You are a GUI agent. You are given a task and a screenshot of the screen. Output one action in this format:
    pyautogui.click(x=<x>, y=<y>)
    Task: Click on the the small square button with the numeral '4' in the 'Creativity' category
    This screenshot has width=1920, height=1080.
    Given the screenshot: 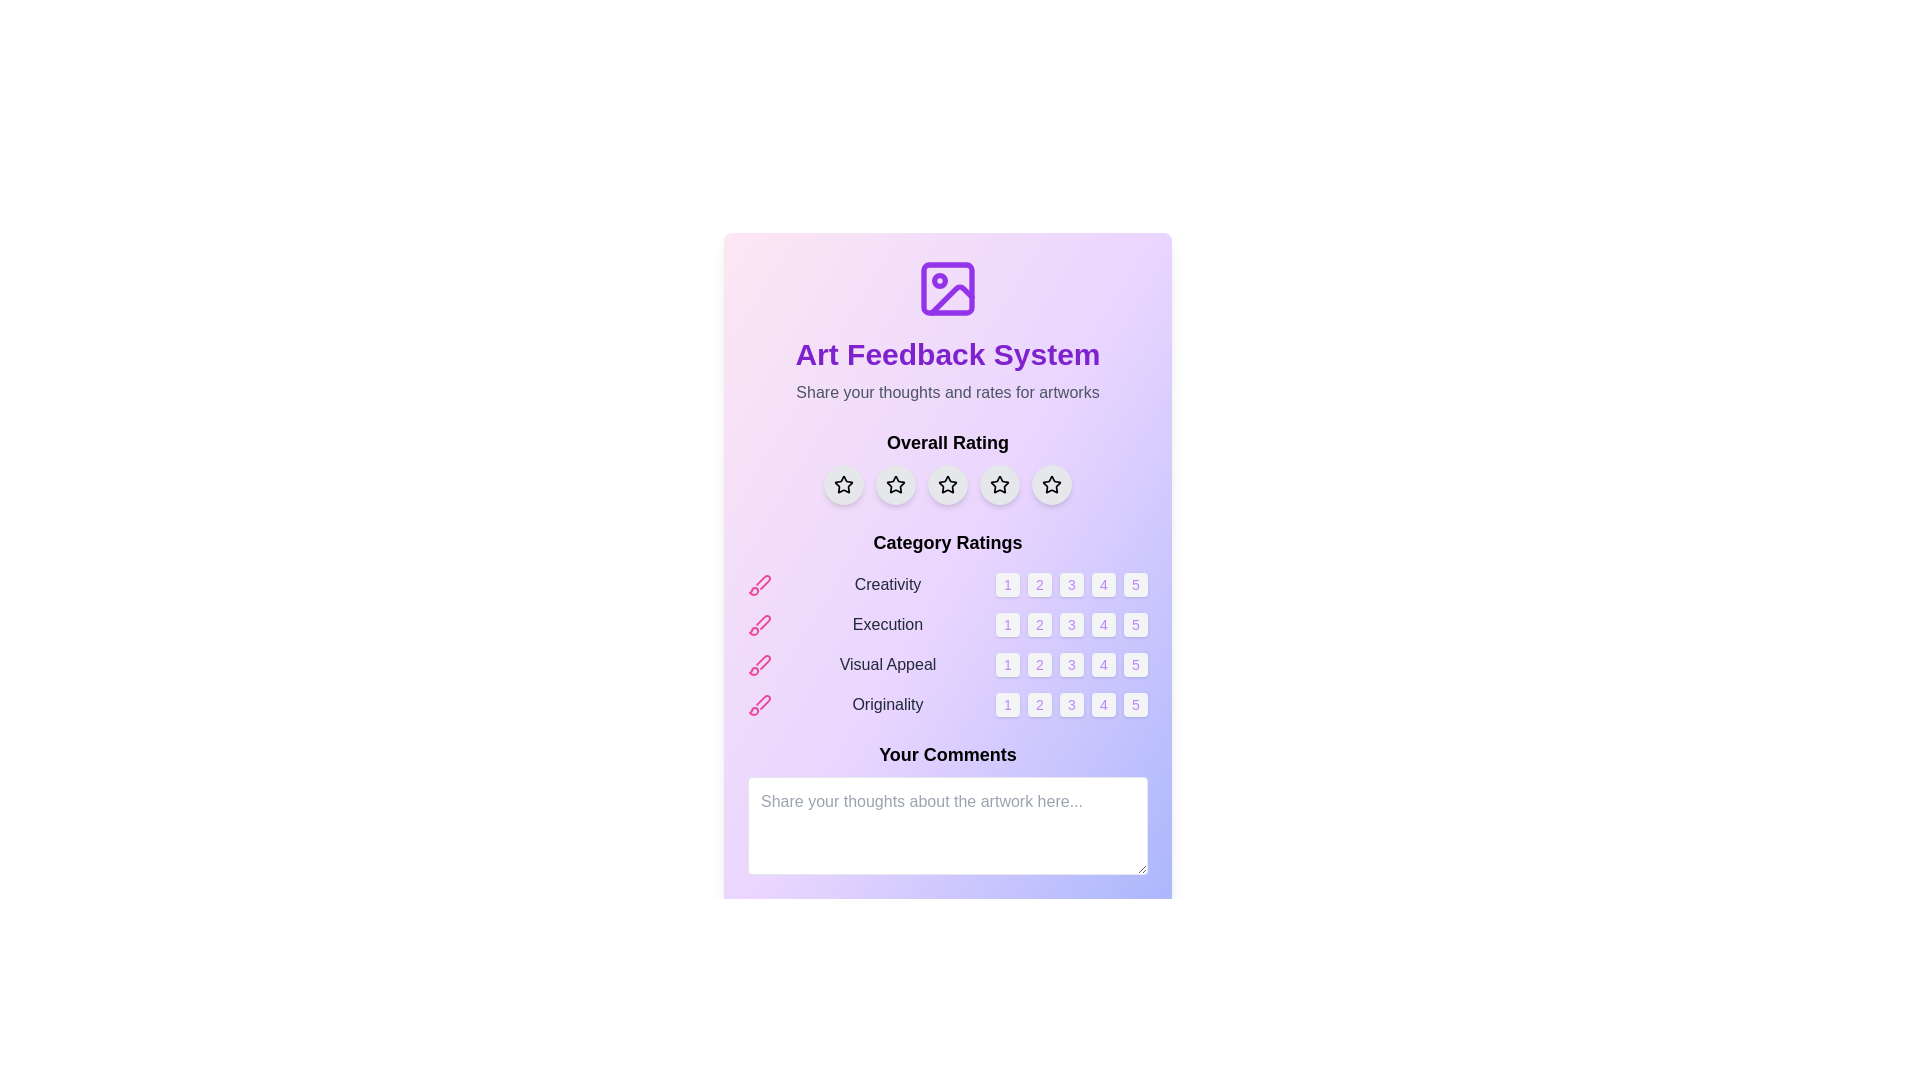 What is the action you would take?
    pyautogui.click(x=1103, y=585)
    